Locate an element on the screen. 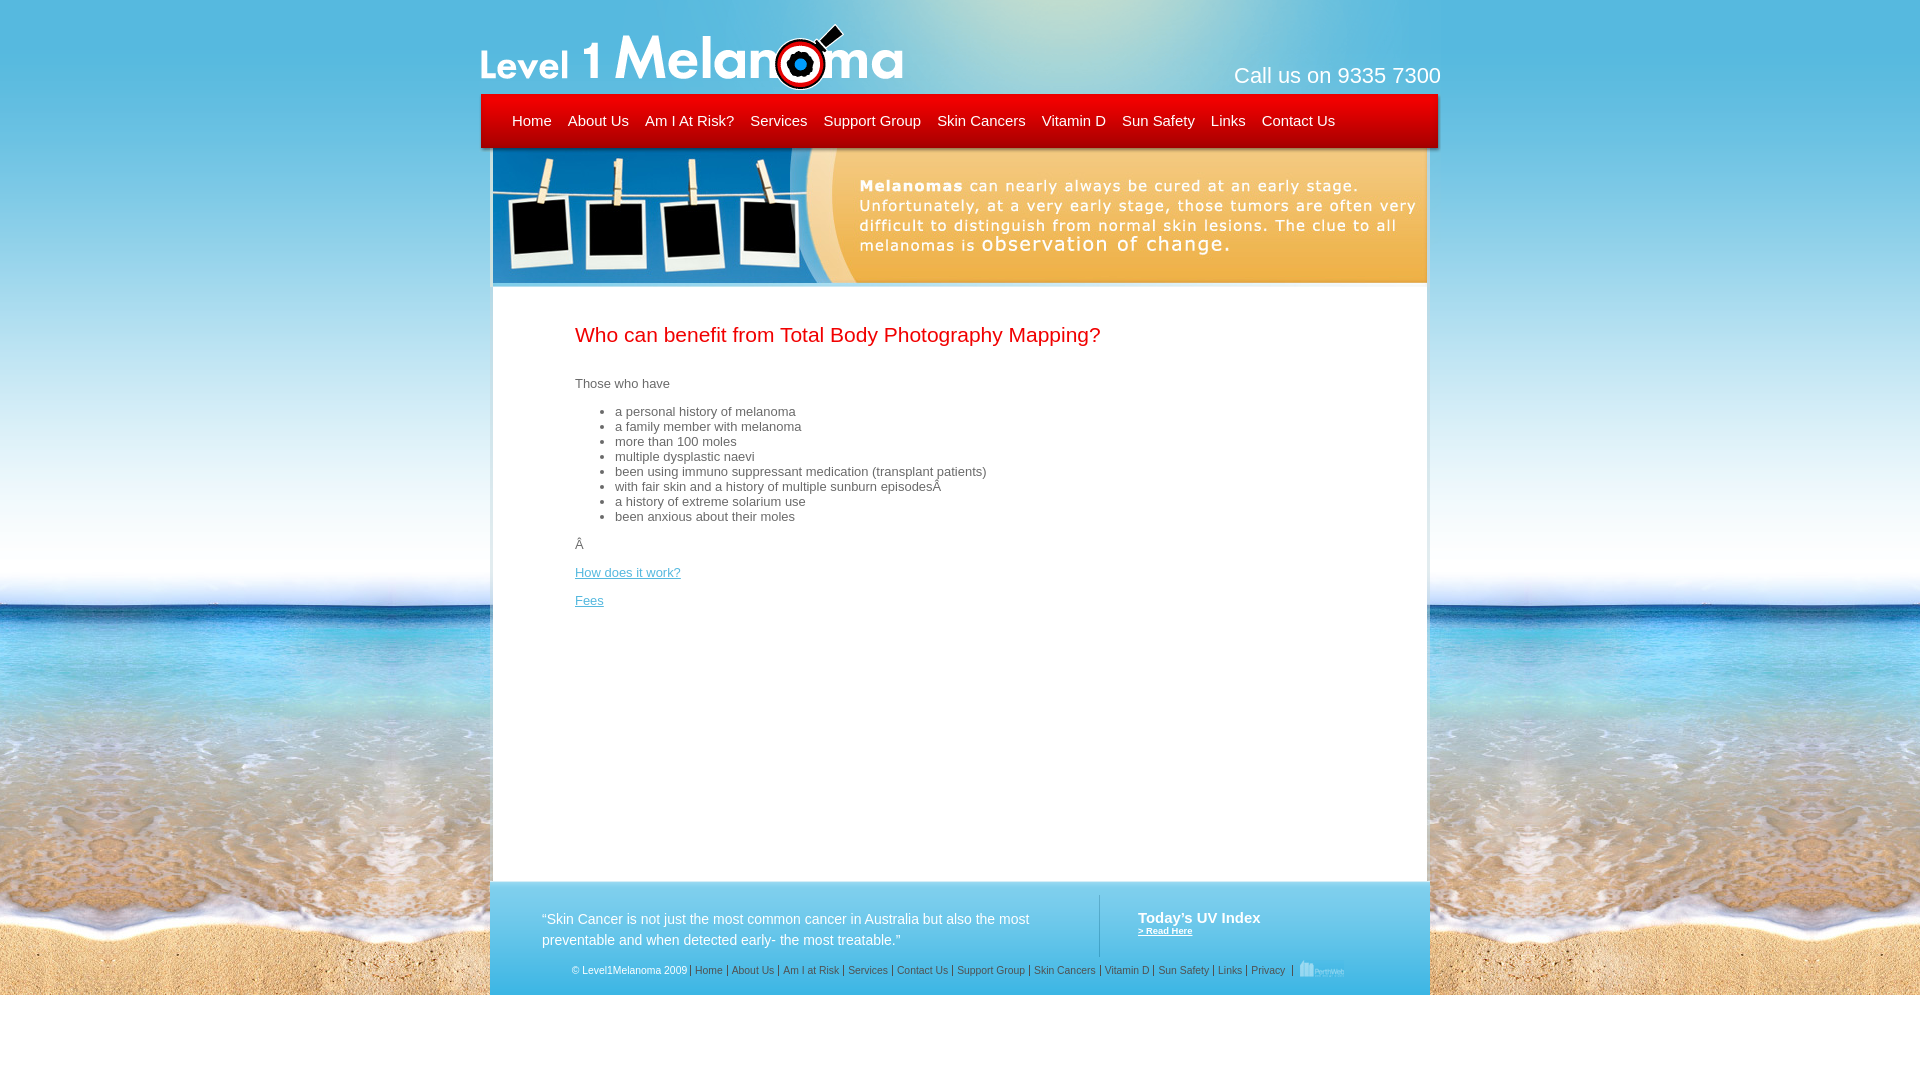 This screenshot has width=1920, height=1080. 'Links' is located at coordinates (1228, 969).